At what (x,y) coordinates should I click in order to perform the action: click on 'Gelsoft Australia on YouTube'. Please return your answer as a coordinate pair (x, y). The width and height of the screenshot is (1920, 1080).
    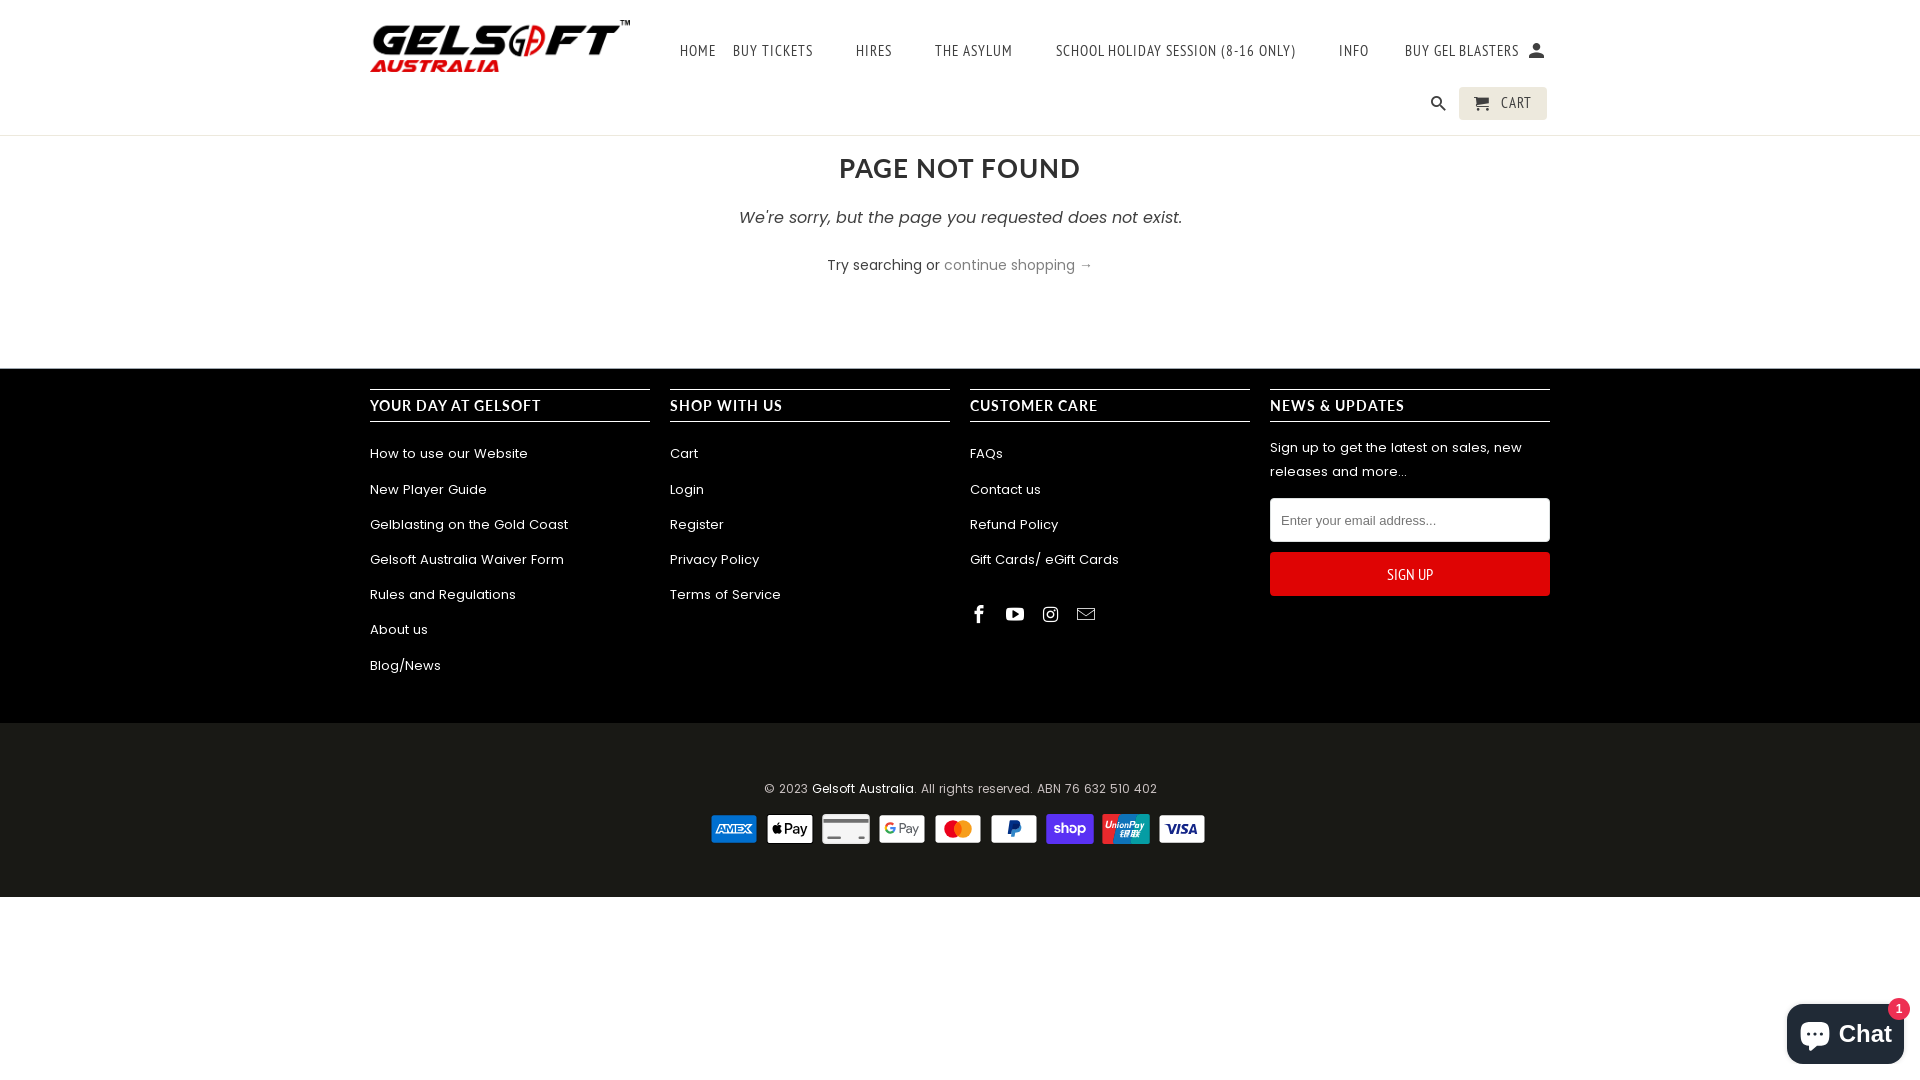
    Looking at the image, I should click on (1017, 613).